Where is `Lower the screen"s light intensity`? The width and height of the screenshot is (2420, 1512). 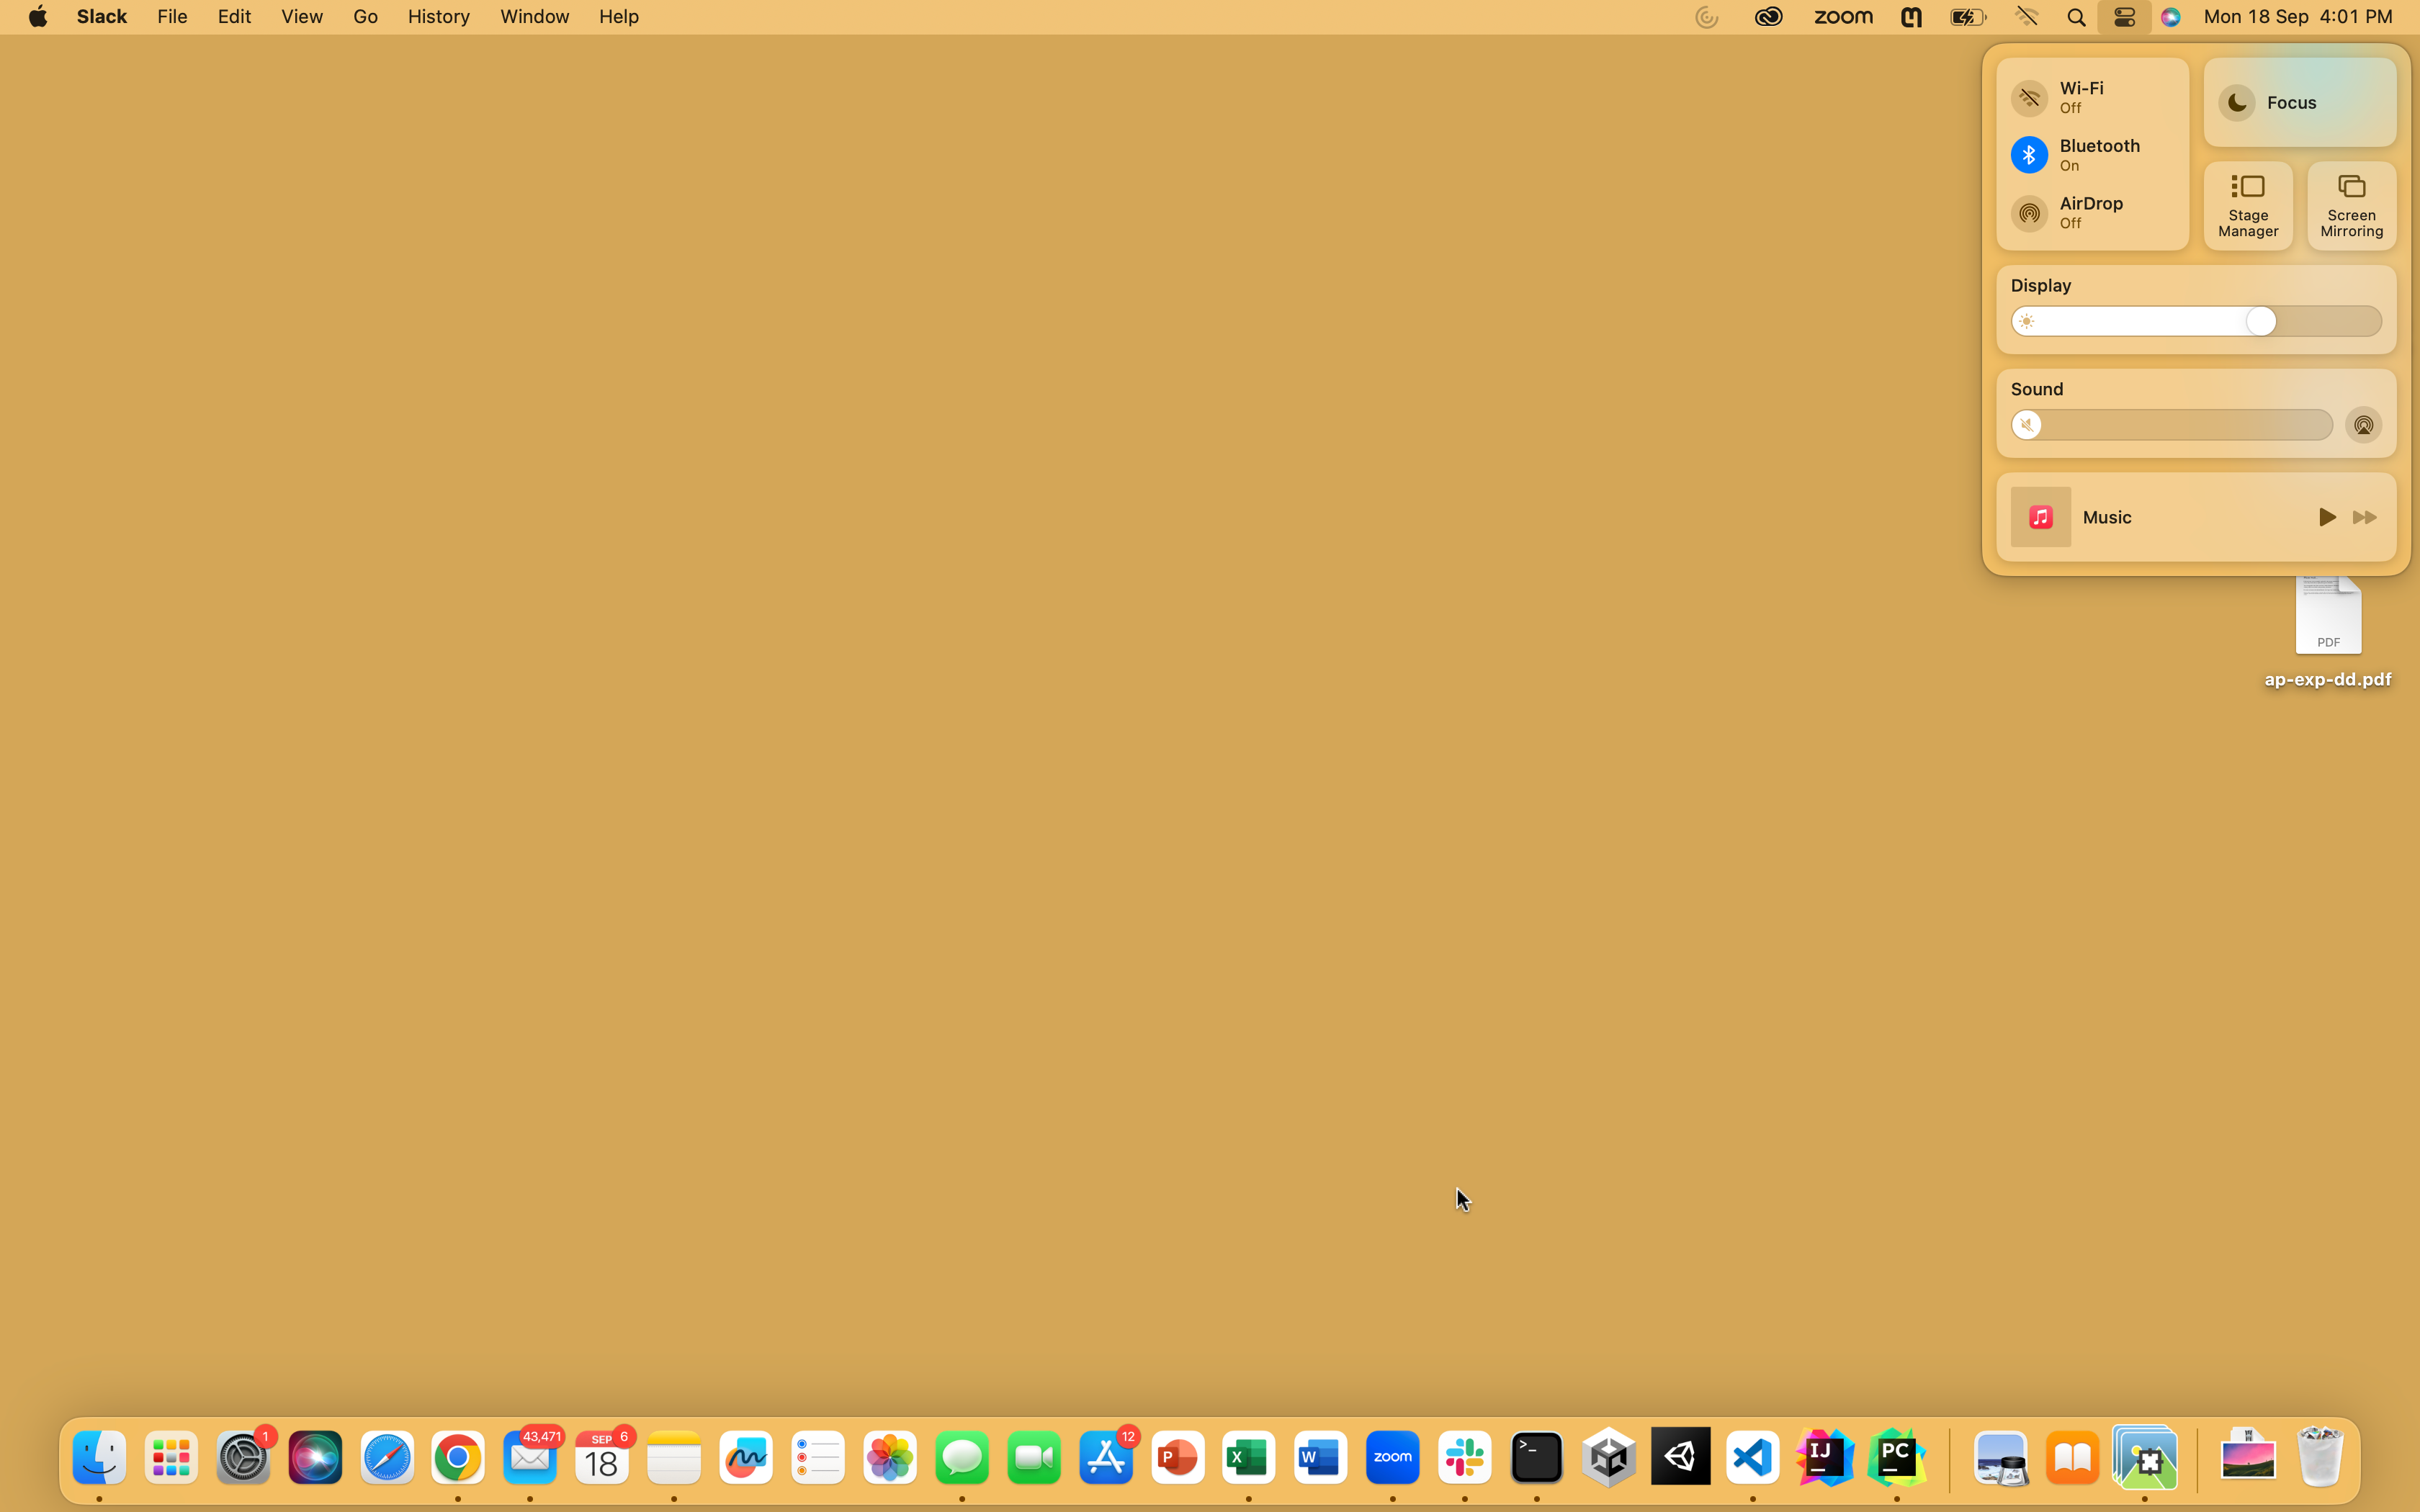 Lower the screen"s light intensity is located at coordinates (2037, 319).